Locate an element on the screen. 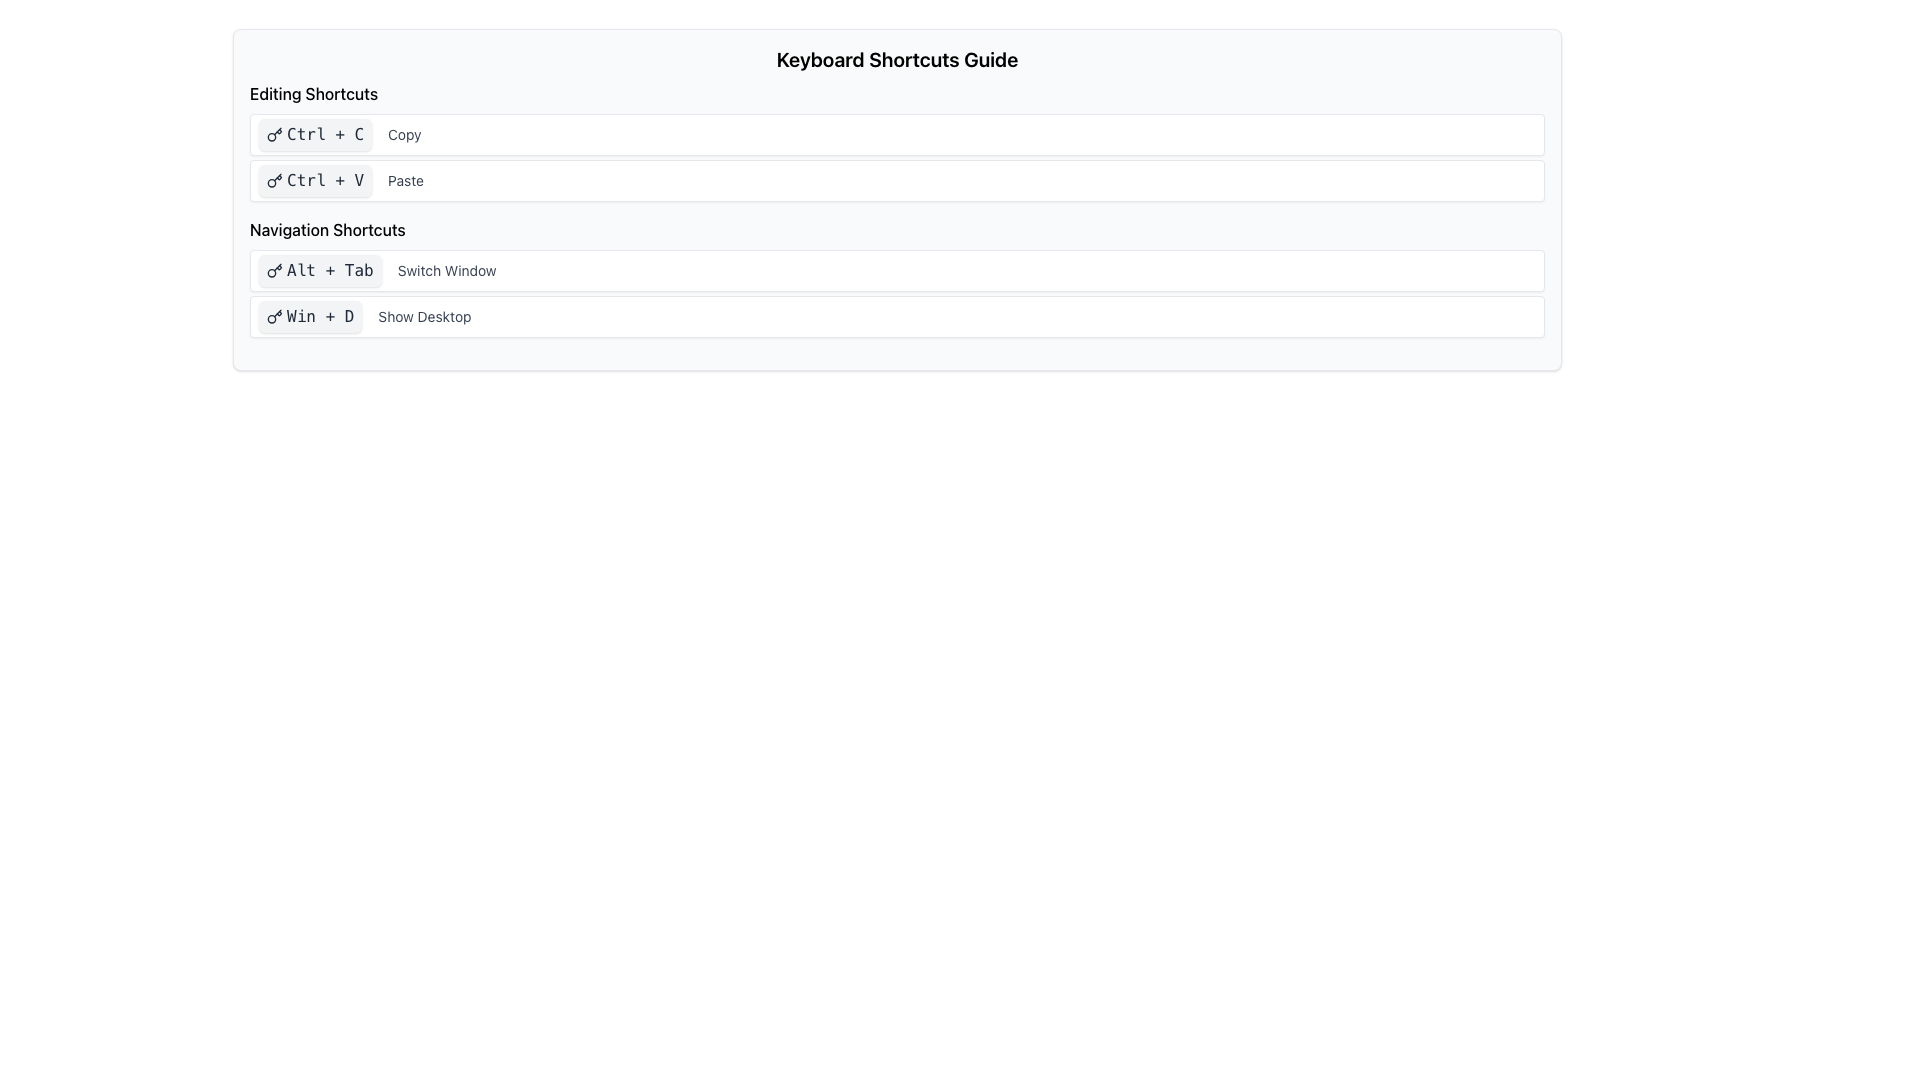  the Text display icon that signifies the 'Win + D' shortcut for minimizing all windows and showing the desktop is located at coordinates (309, 315).